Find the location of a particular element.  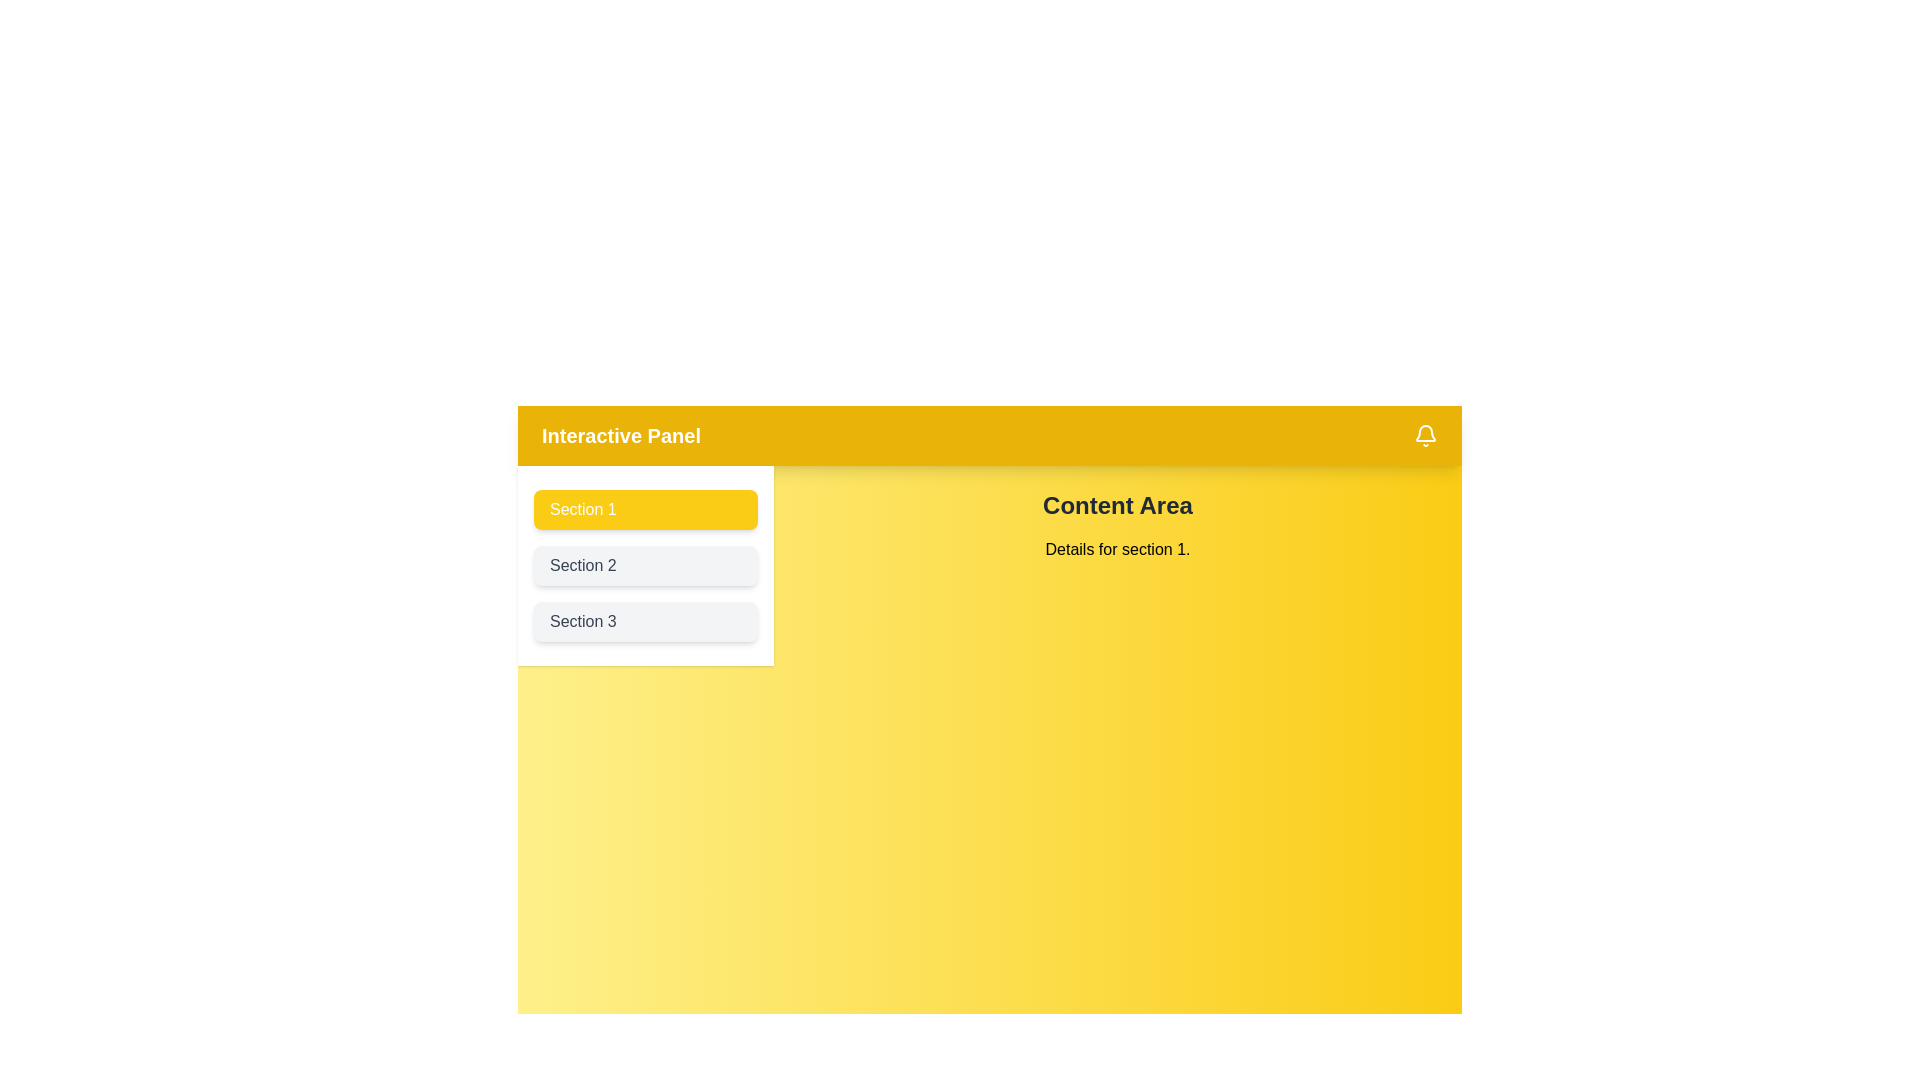

the 'Section 2' button located in the vertical list of buttons within the white panel on the left side of the interface for keyboard interactions is located at coordinates (646, 566).